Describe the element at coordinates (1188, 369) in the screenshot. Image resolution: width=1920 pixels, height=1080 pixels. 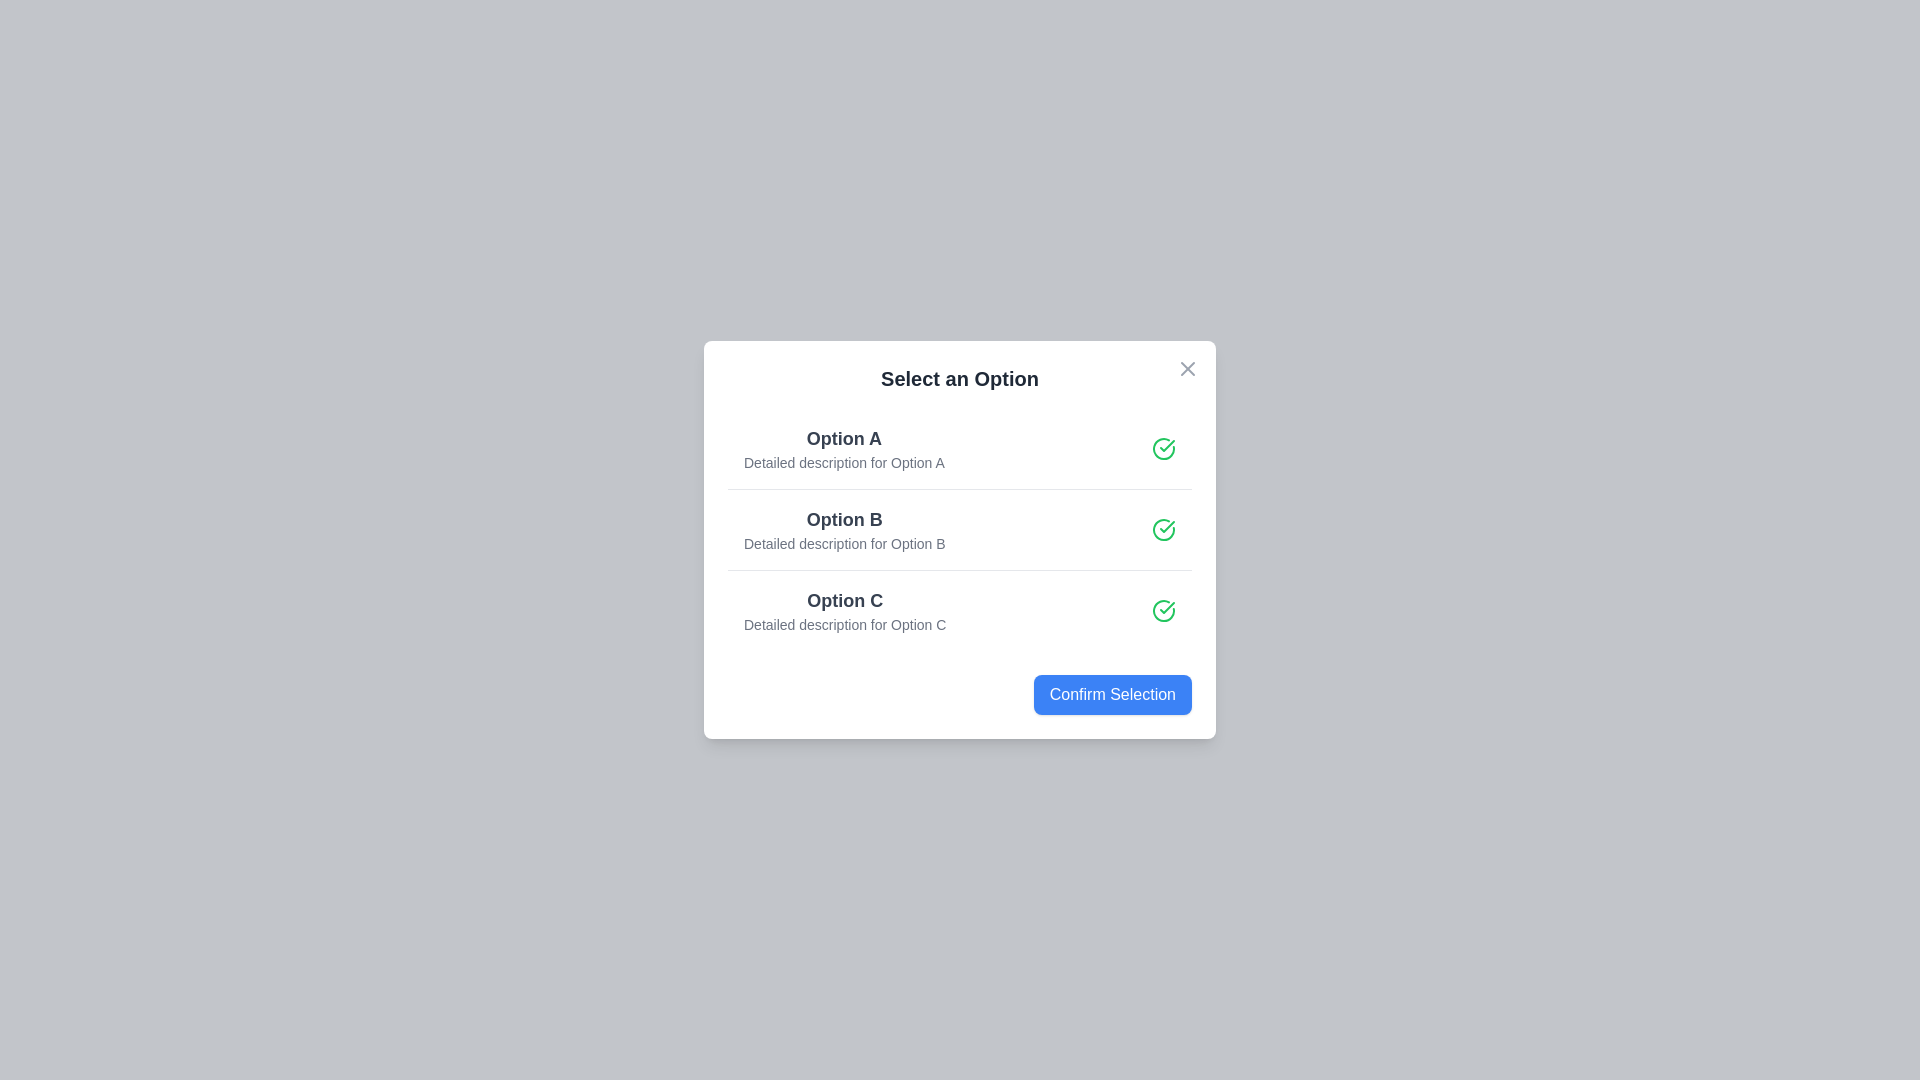
I see `the close button at the top-right corner of the dialog` at that location.